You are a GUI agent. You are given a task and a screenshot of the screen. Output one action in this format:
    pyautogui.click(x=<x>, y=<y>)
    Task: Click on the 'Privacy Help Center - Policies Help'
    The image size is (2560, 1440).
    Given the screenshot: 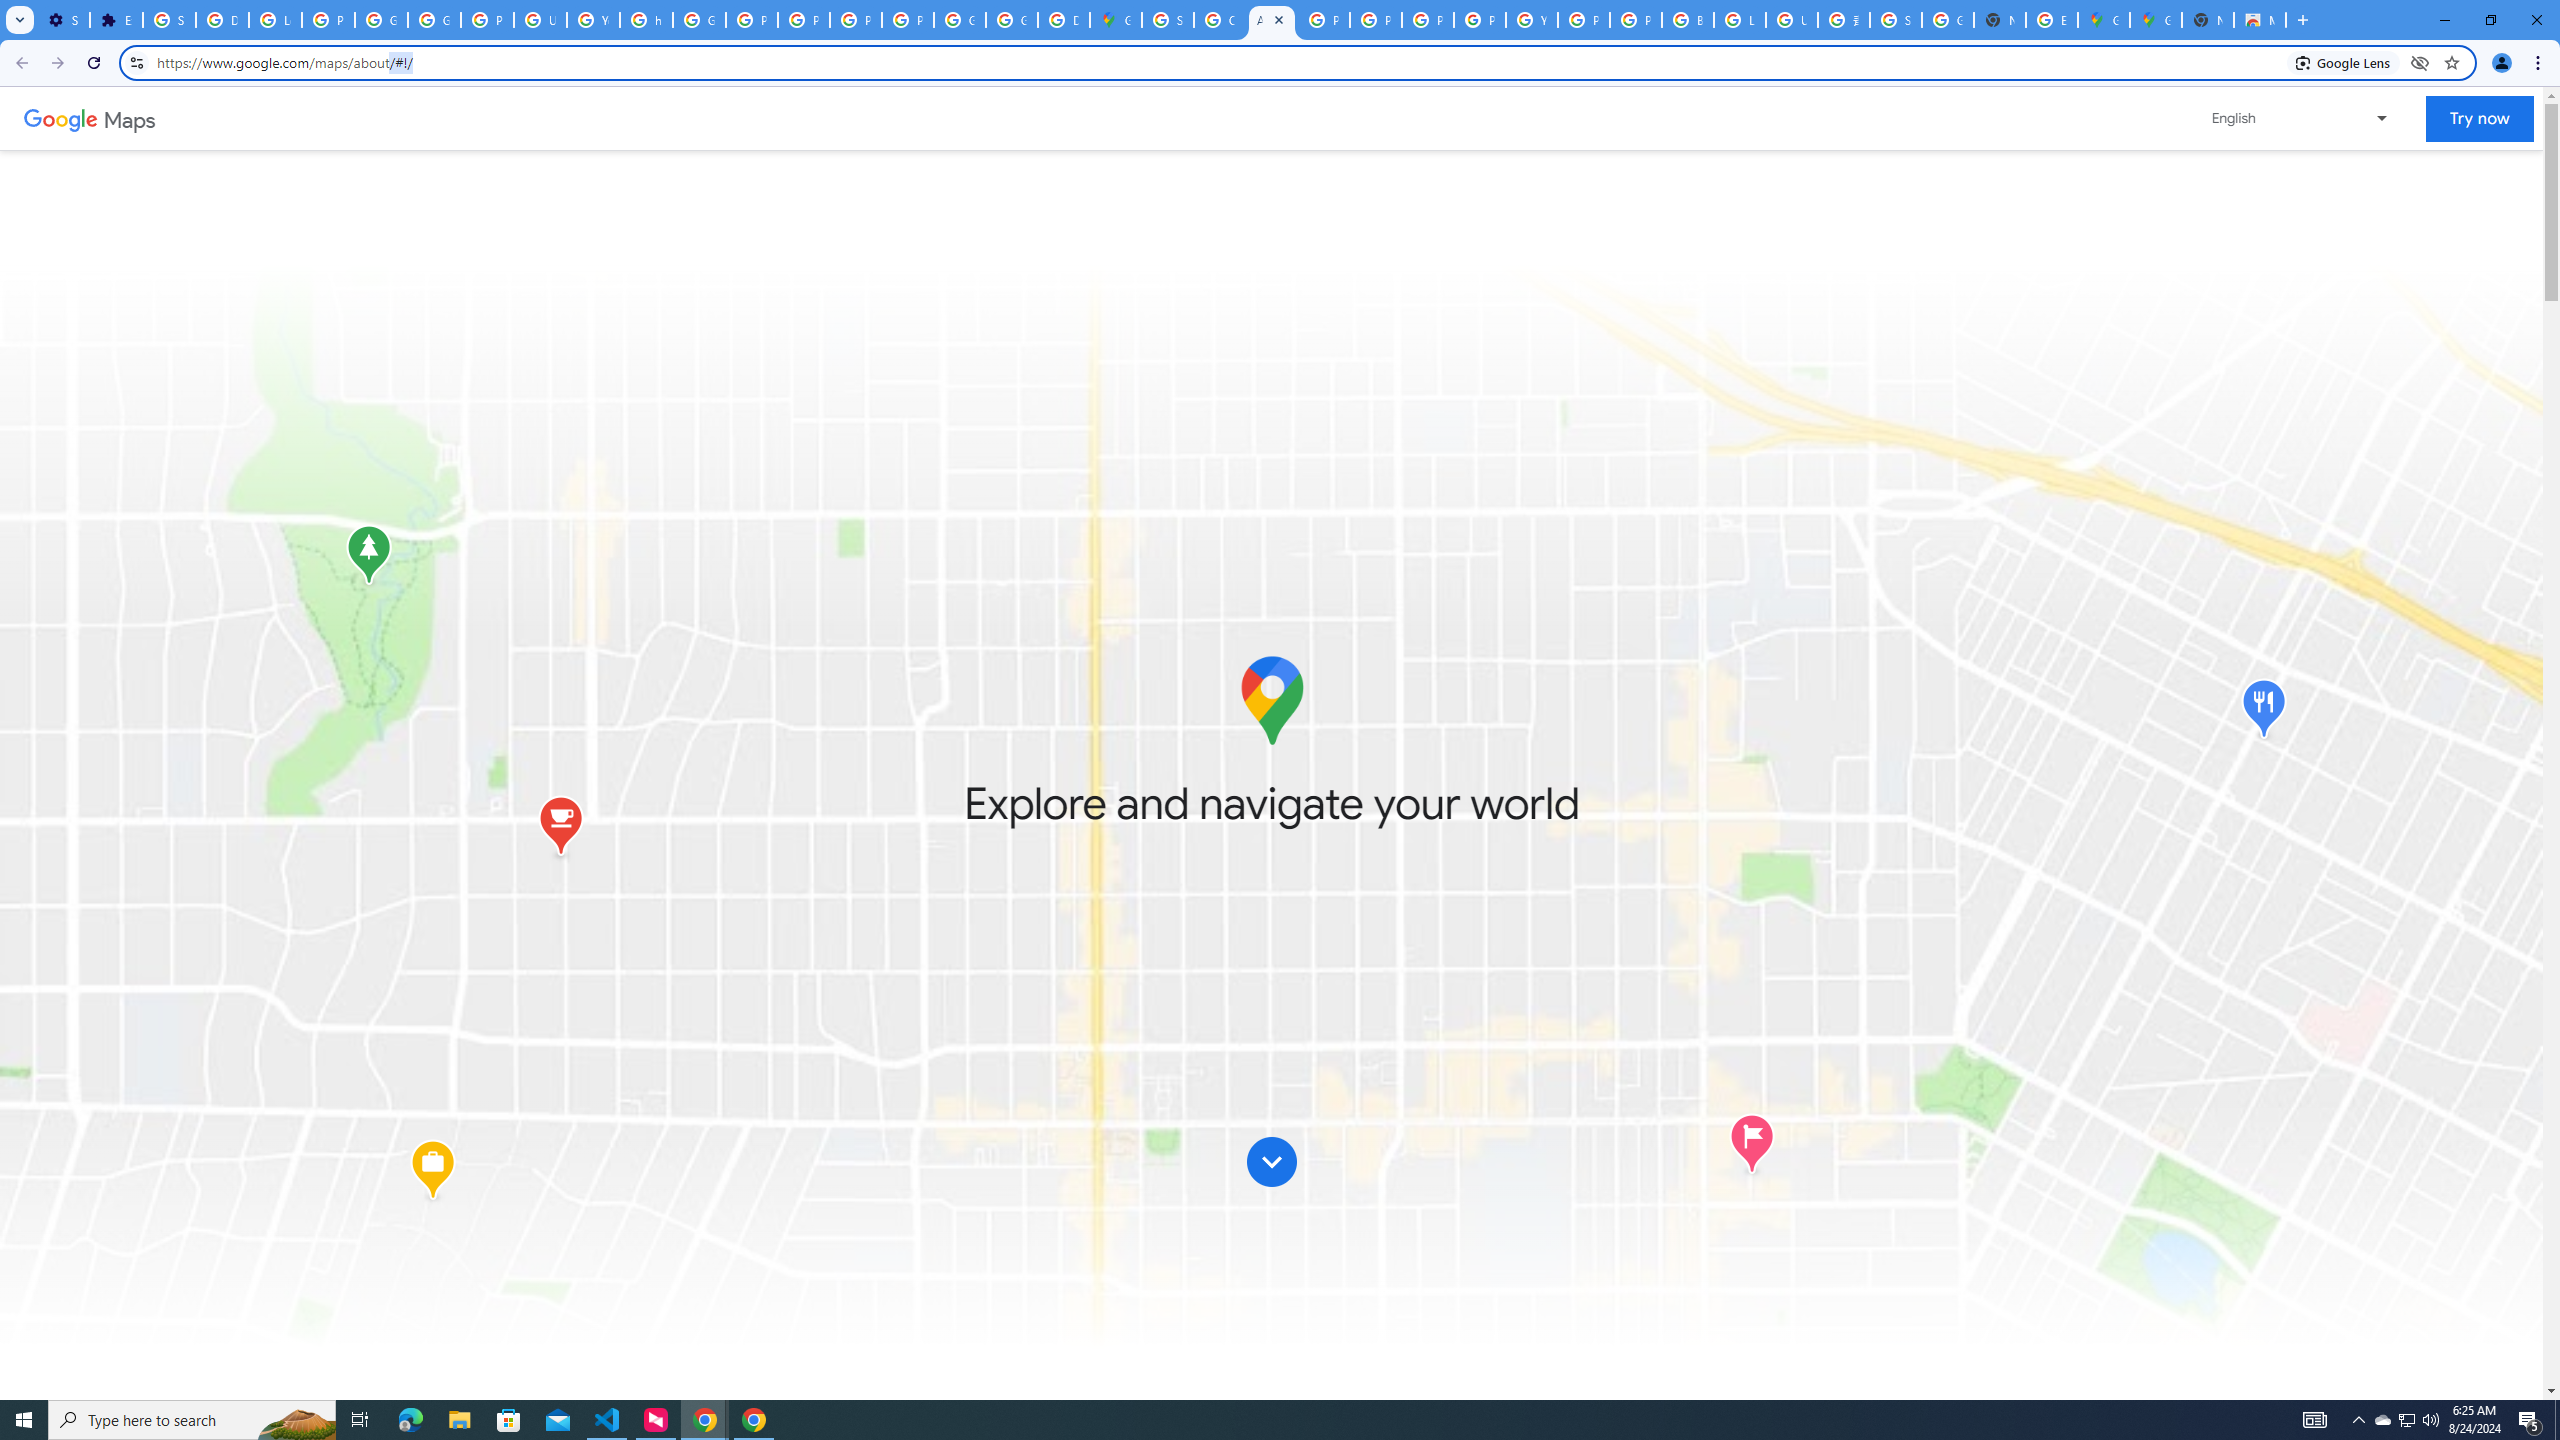 What is the action you would take?
    pyautogui.click(x=750, y=19)
    